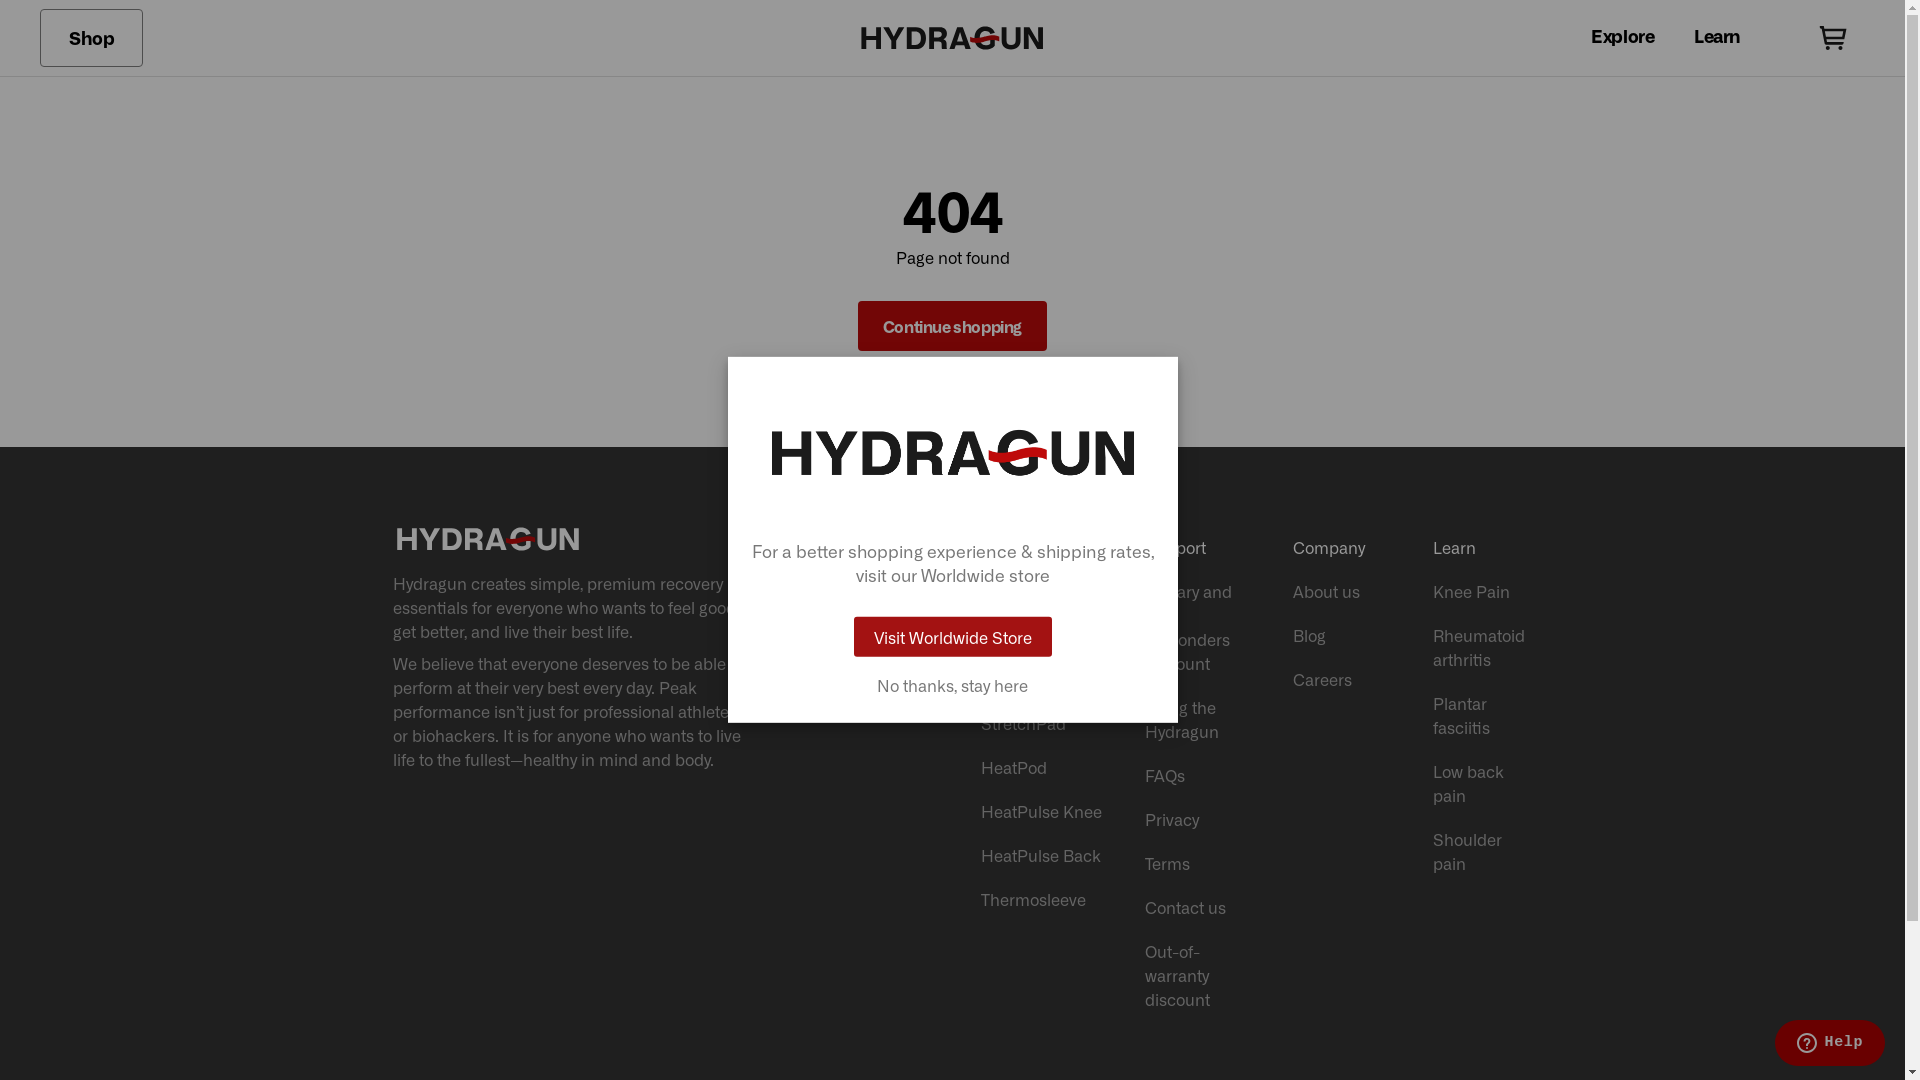 The width and height of the screenshot is (1920, 1080). I want to click on 'FAQs', so click(1198, 774).